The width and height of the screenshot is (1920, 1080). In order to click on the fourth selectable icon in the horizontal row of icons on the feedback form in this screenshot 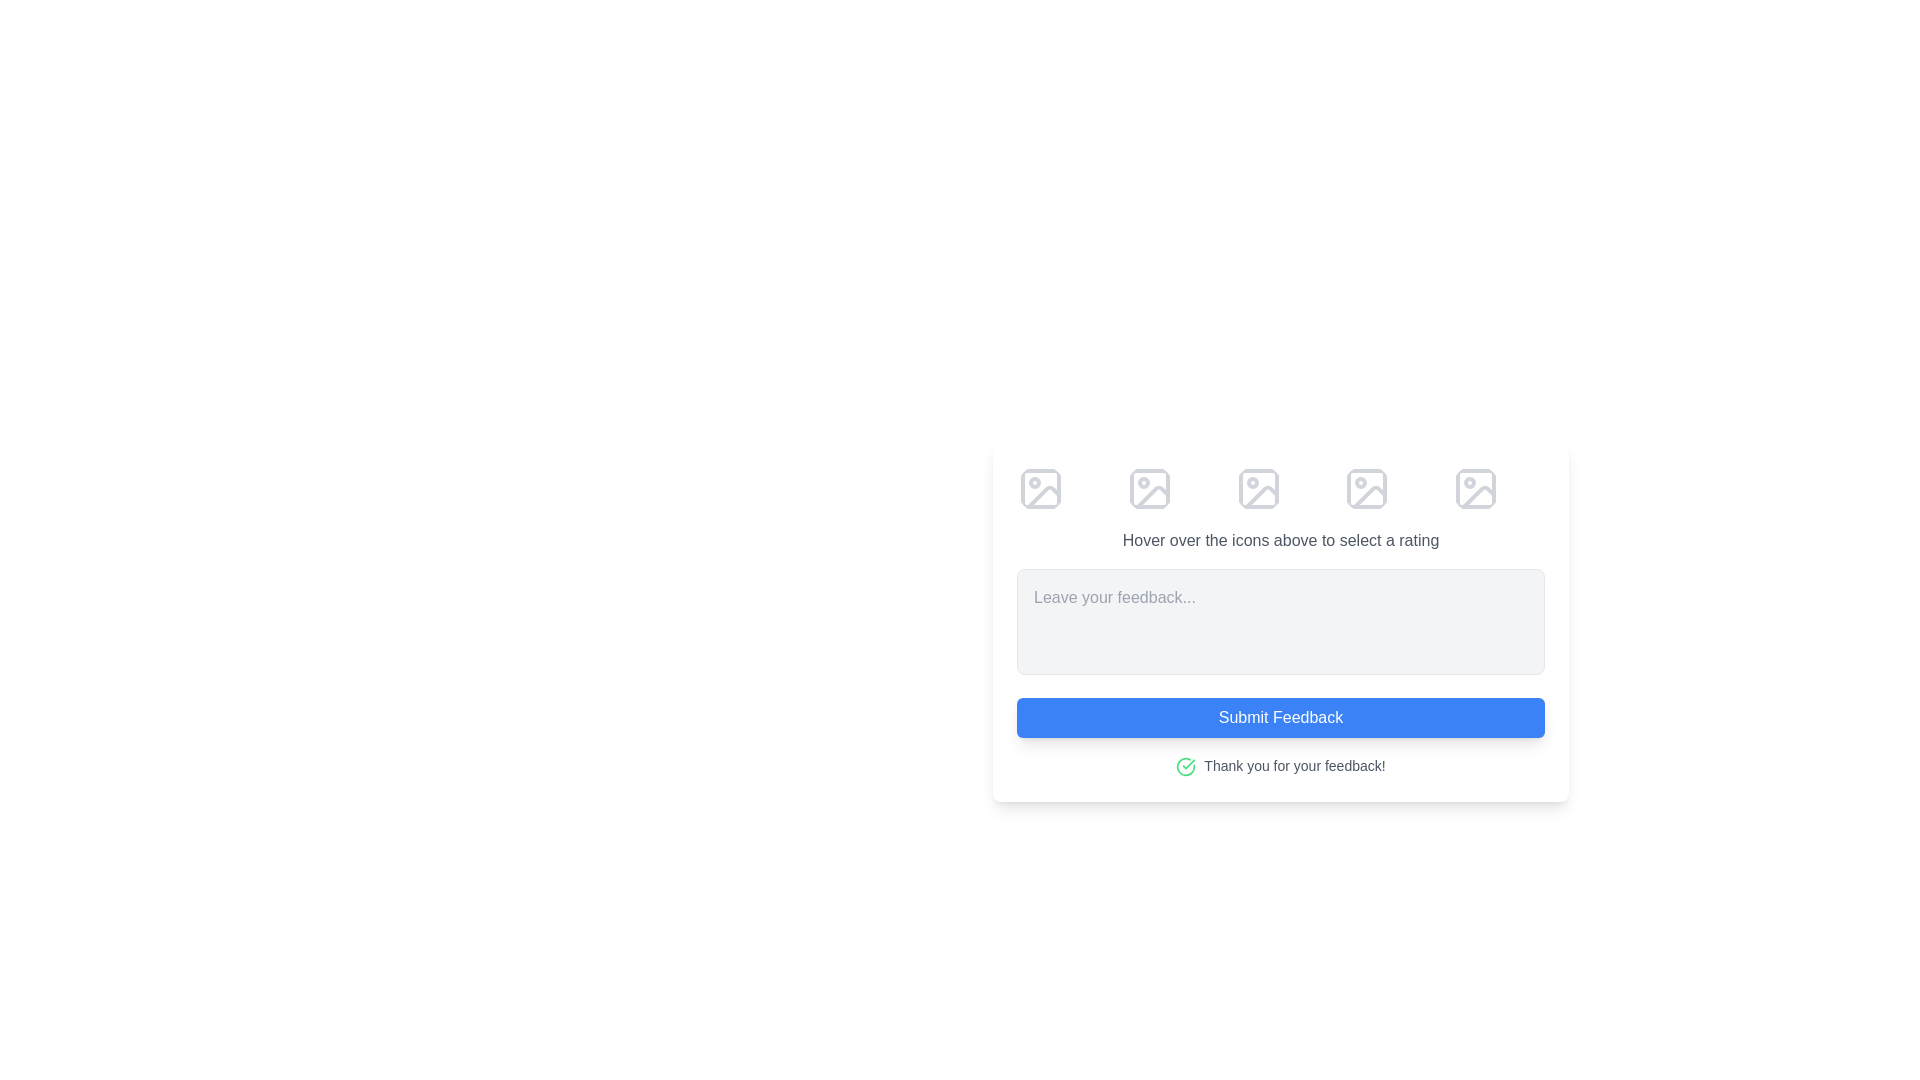, I will do `click(1366, 489)`.